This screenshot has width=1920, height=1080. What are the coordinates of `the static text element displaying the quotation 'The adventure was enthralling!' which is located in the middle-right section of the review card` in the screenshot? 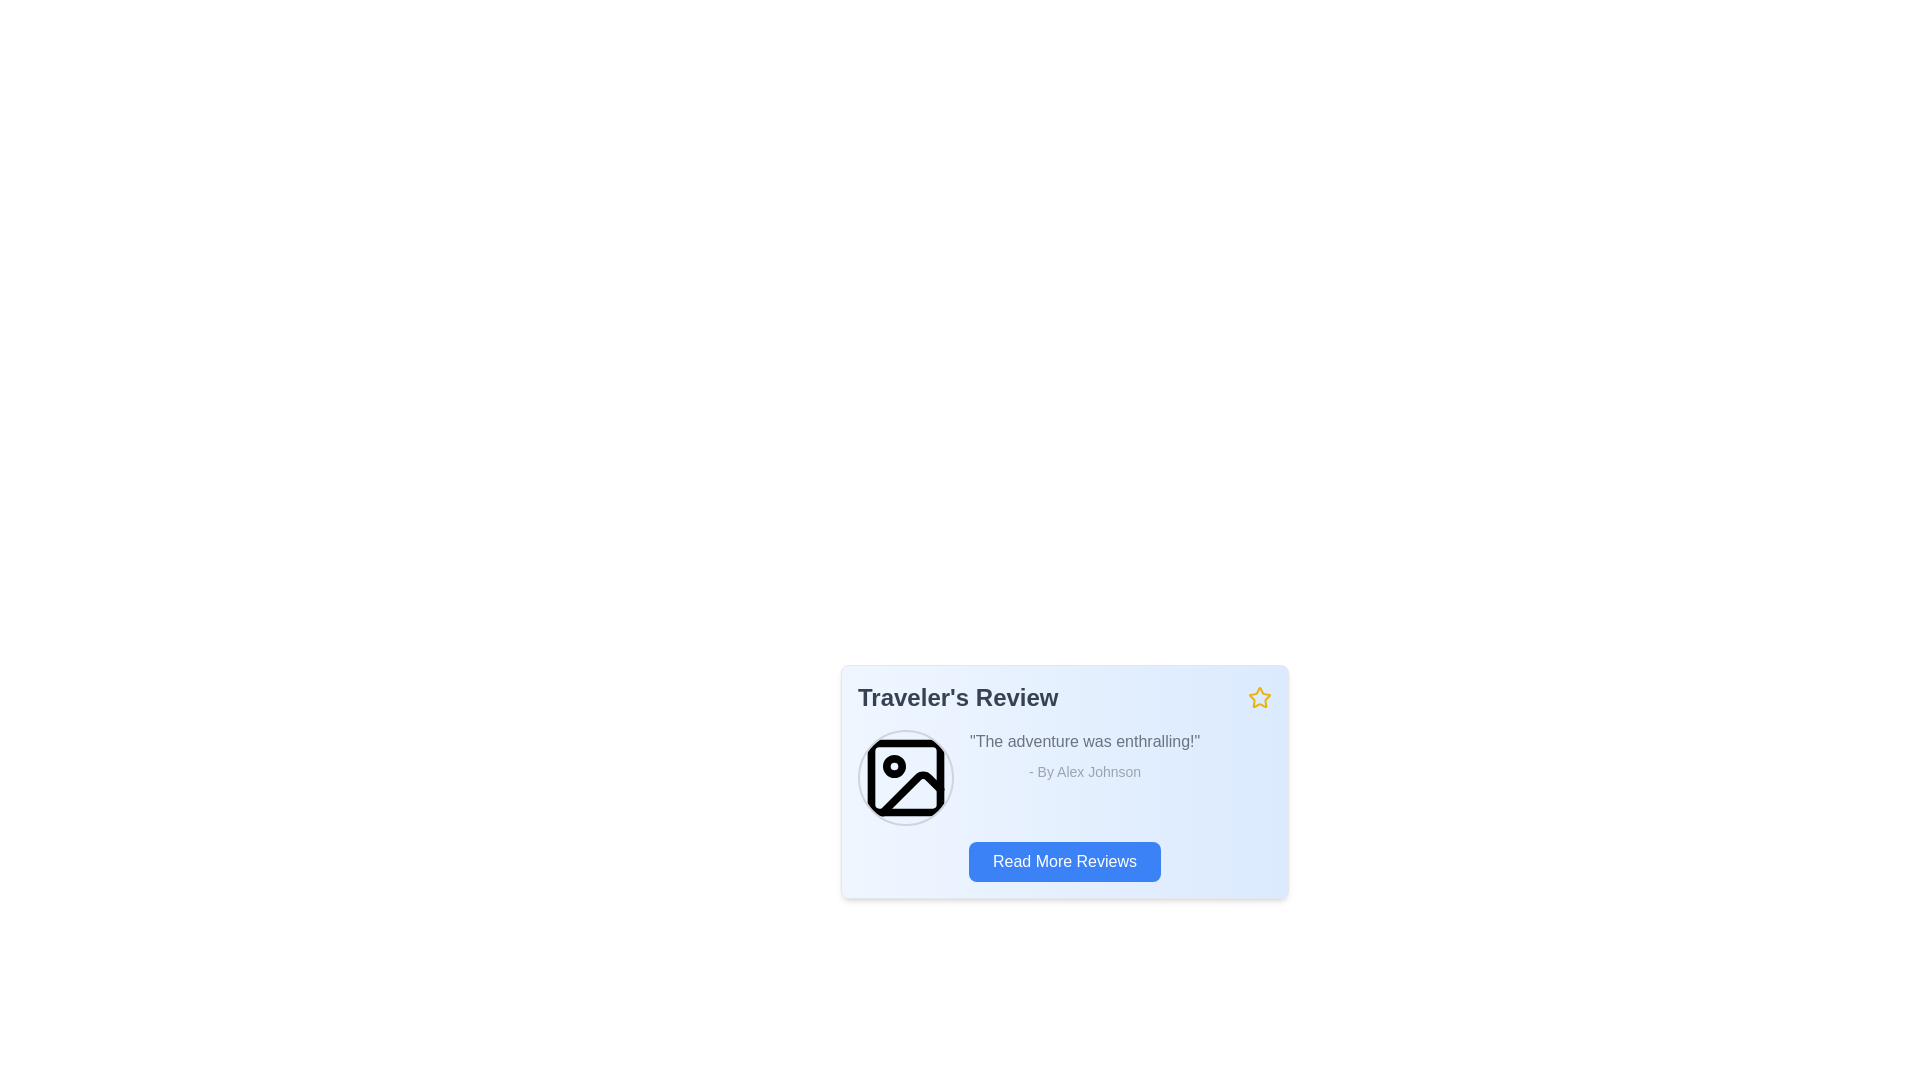 It's located at (1083, 741).